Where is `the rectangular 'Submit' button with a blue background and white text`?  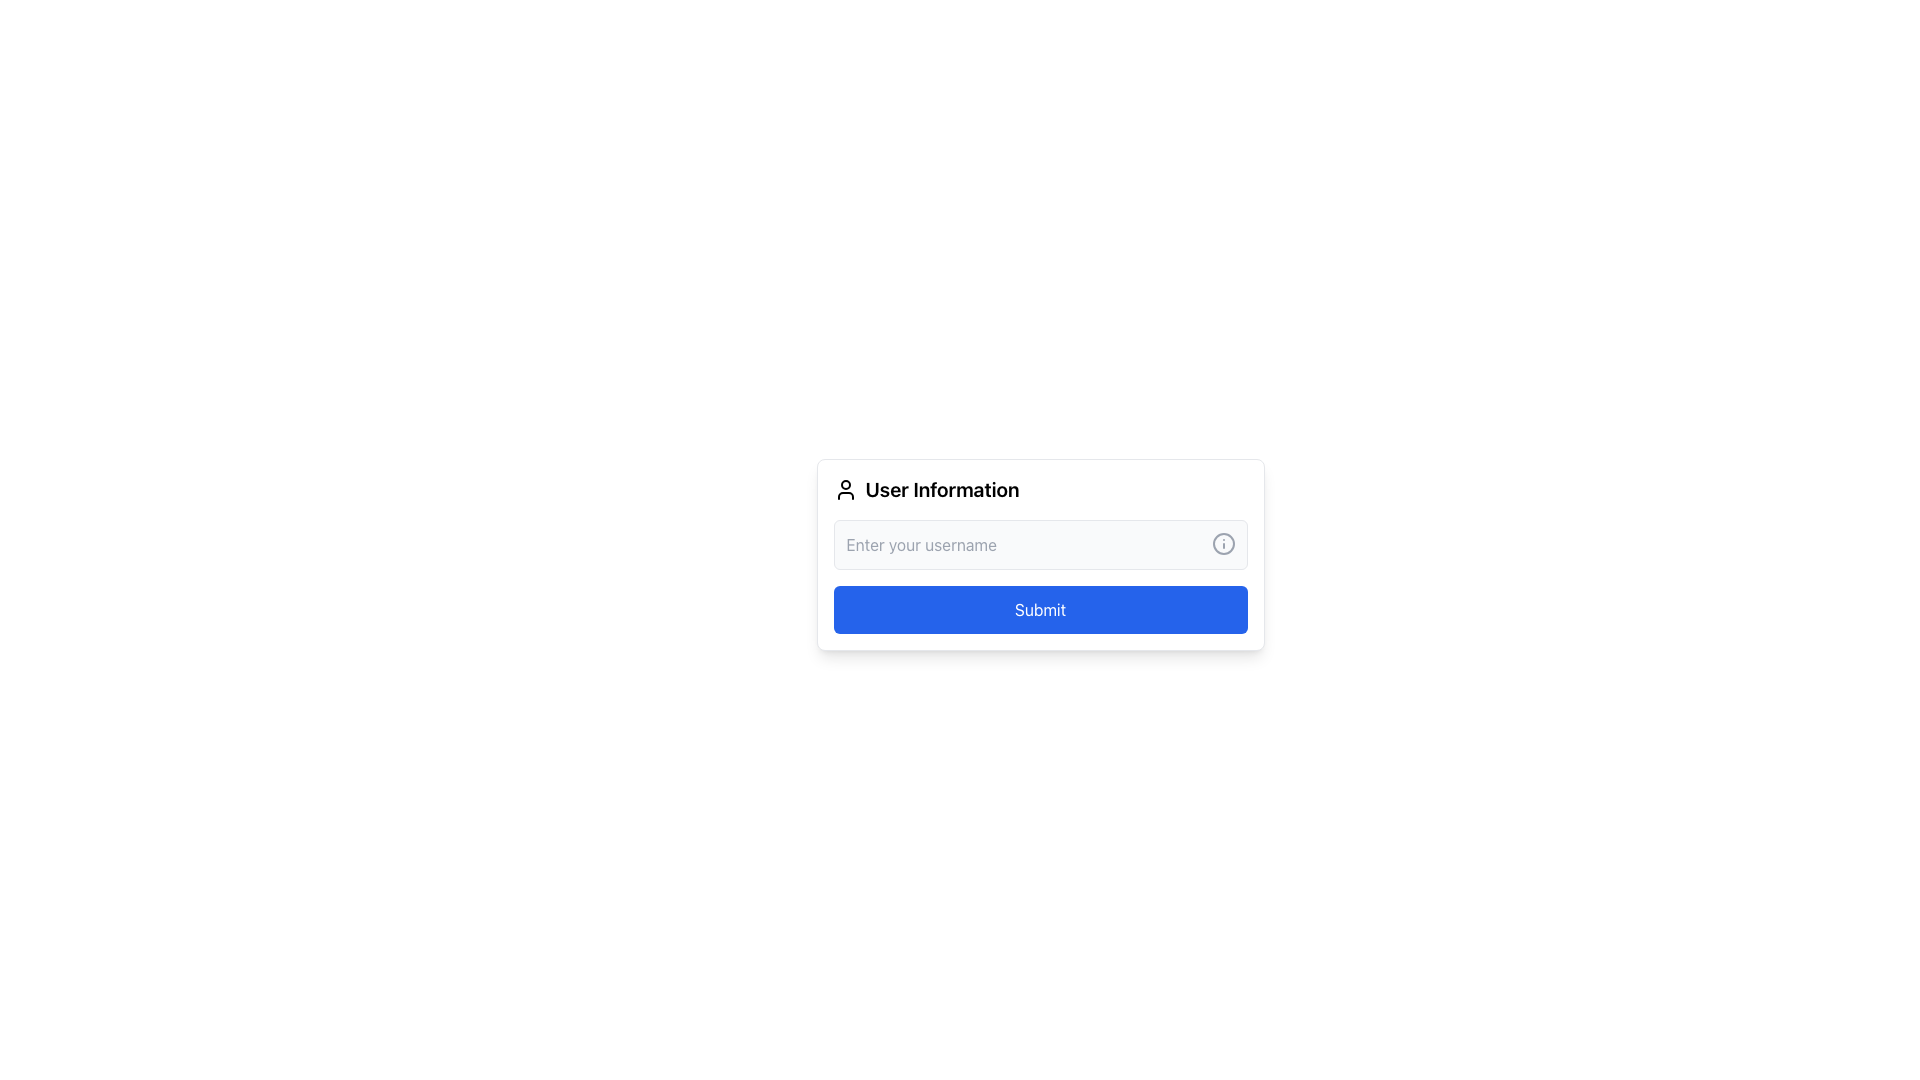 the rectangular 'Submit' button with a blue background and white text is located at coordinates (1040, 608).